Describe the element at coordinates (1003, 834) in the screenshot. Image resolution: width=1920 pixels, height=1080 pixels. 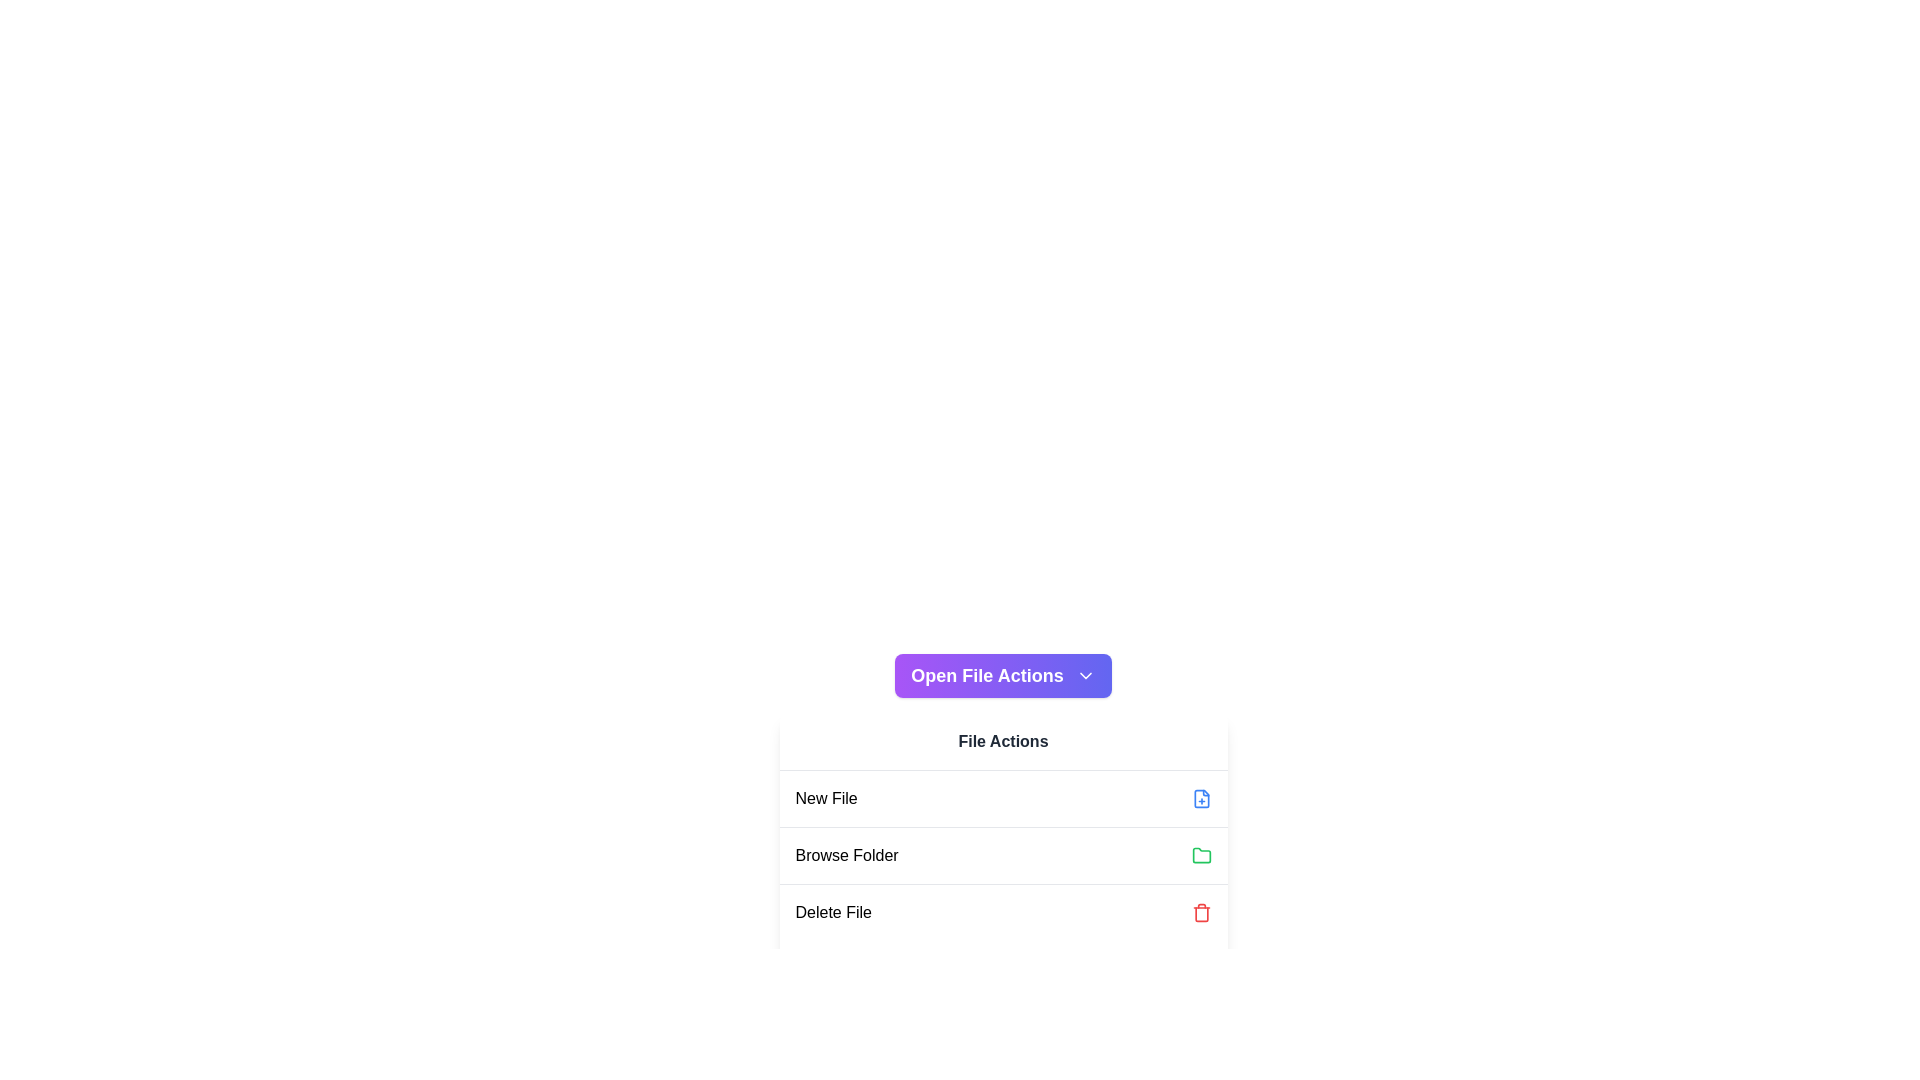
I see `the 'Browse Folder' list item in the dropdown menu to trigger a hover effect` at that location.